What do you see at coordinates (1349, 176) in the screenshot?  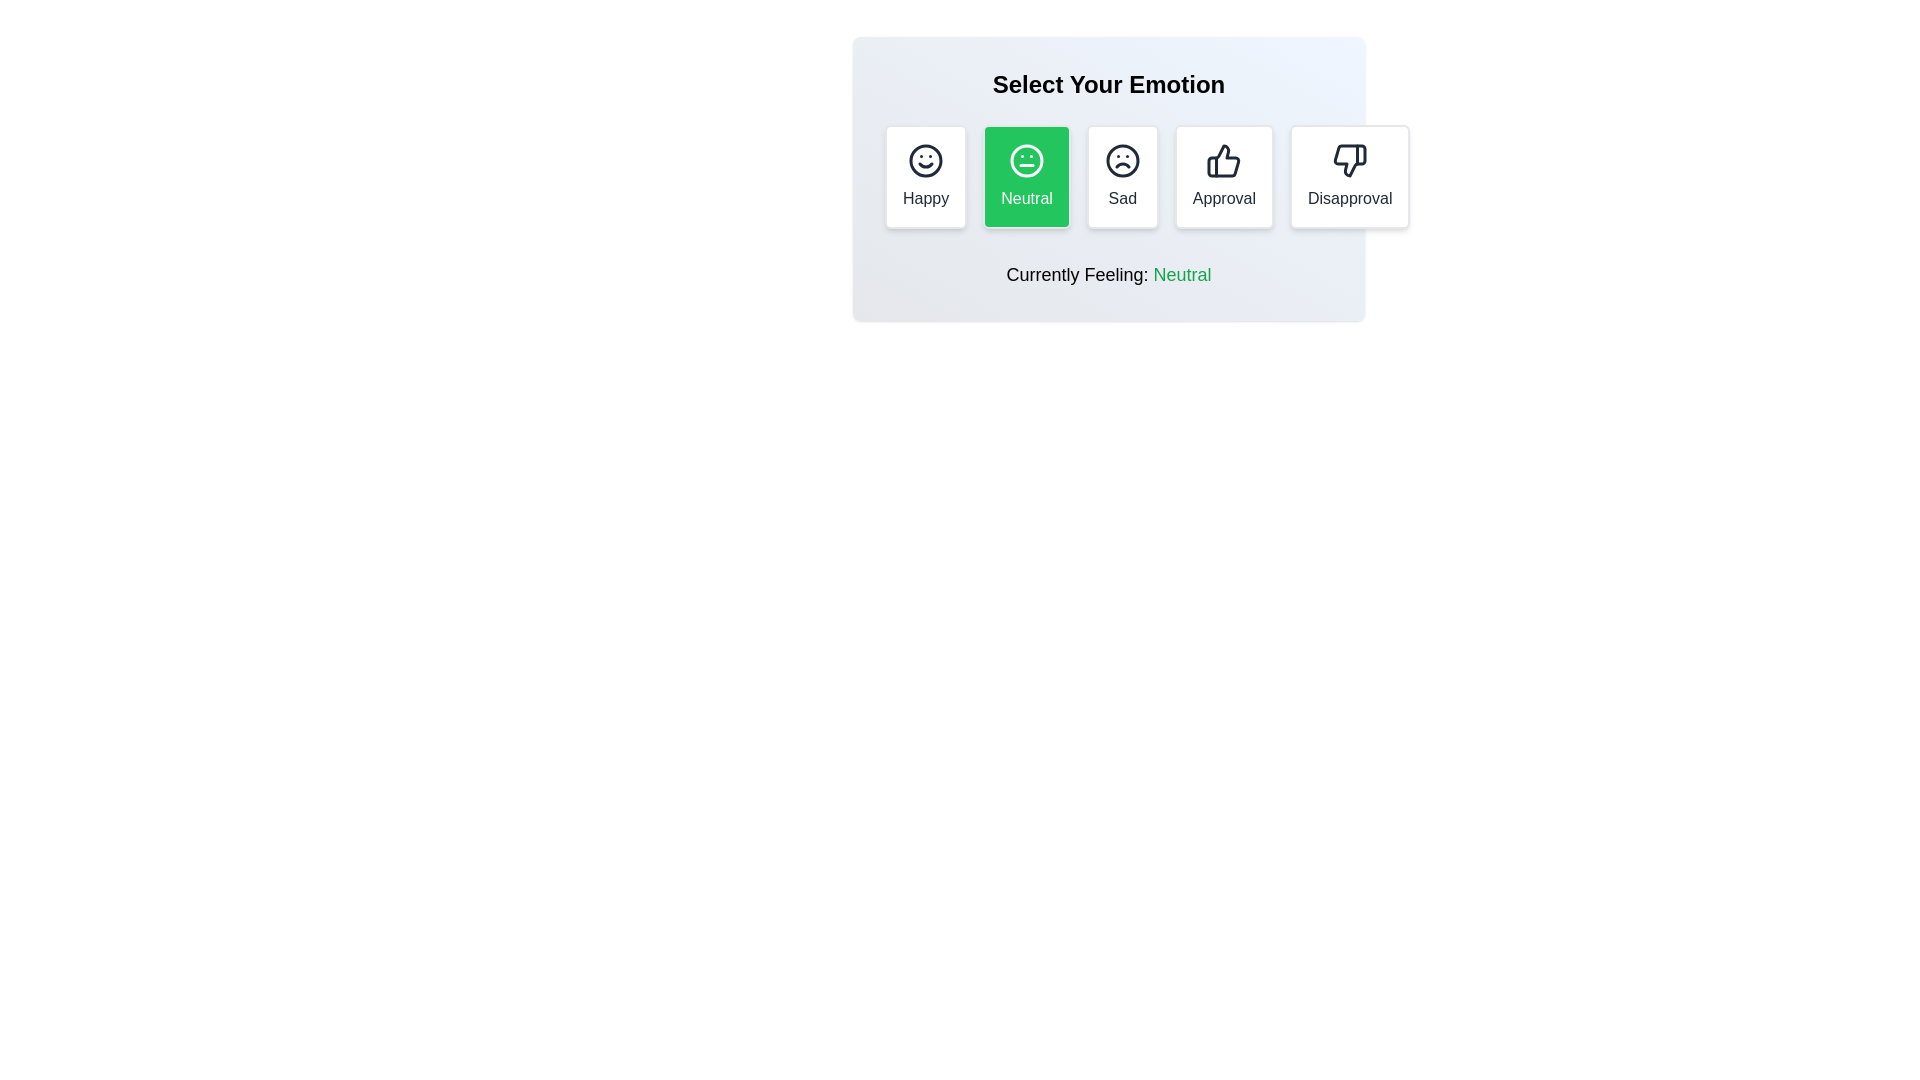 I see `the Disapproval button to select the corresponding reaction` at bounding box center [1349, 176].